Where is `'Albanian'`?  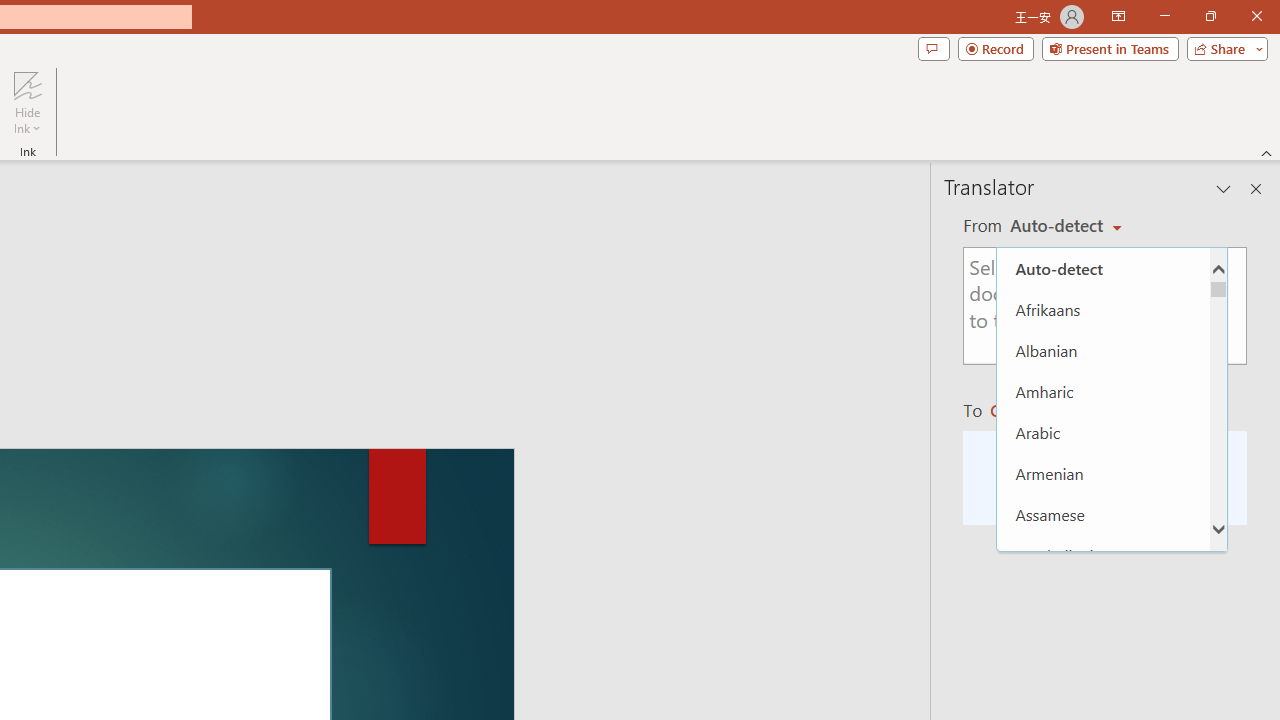 'Albanian' is located at coordinates (1102, 349).